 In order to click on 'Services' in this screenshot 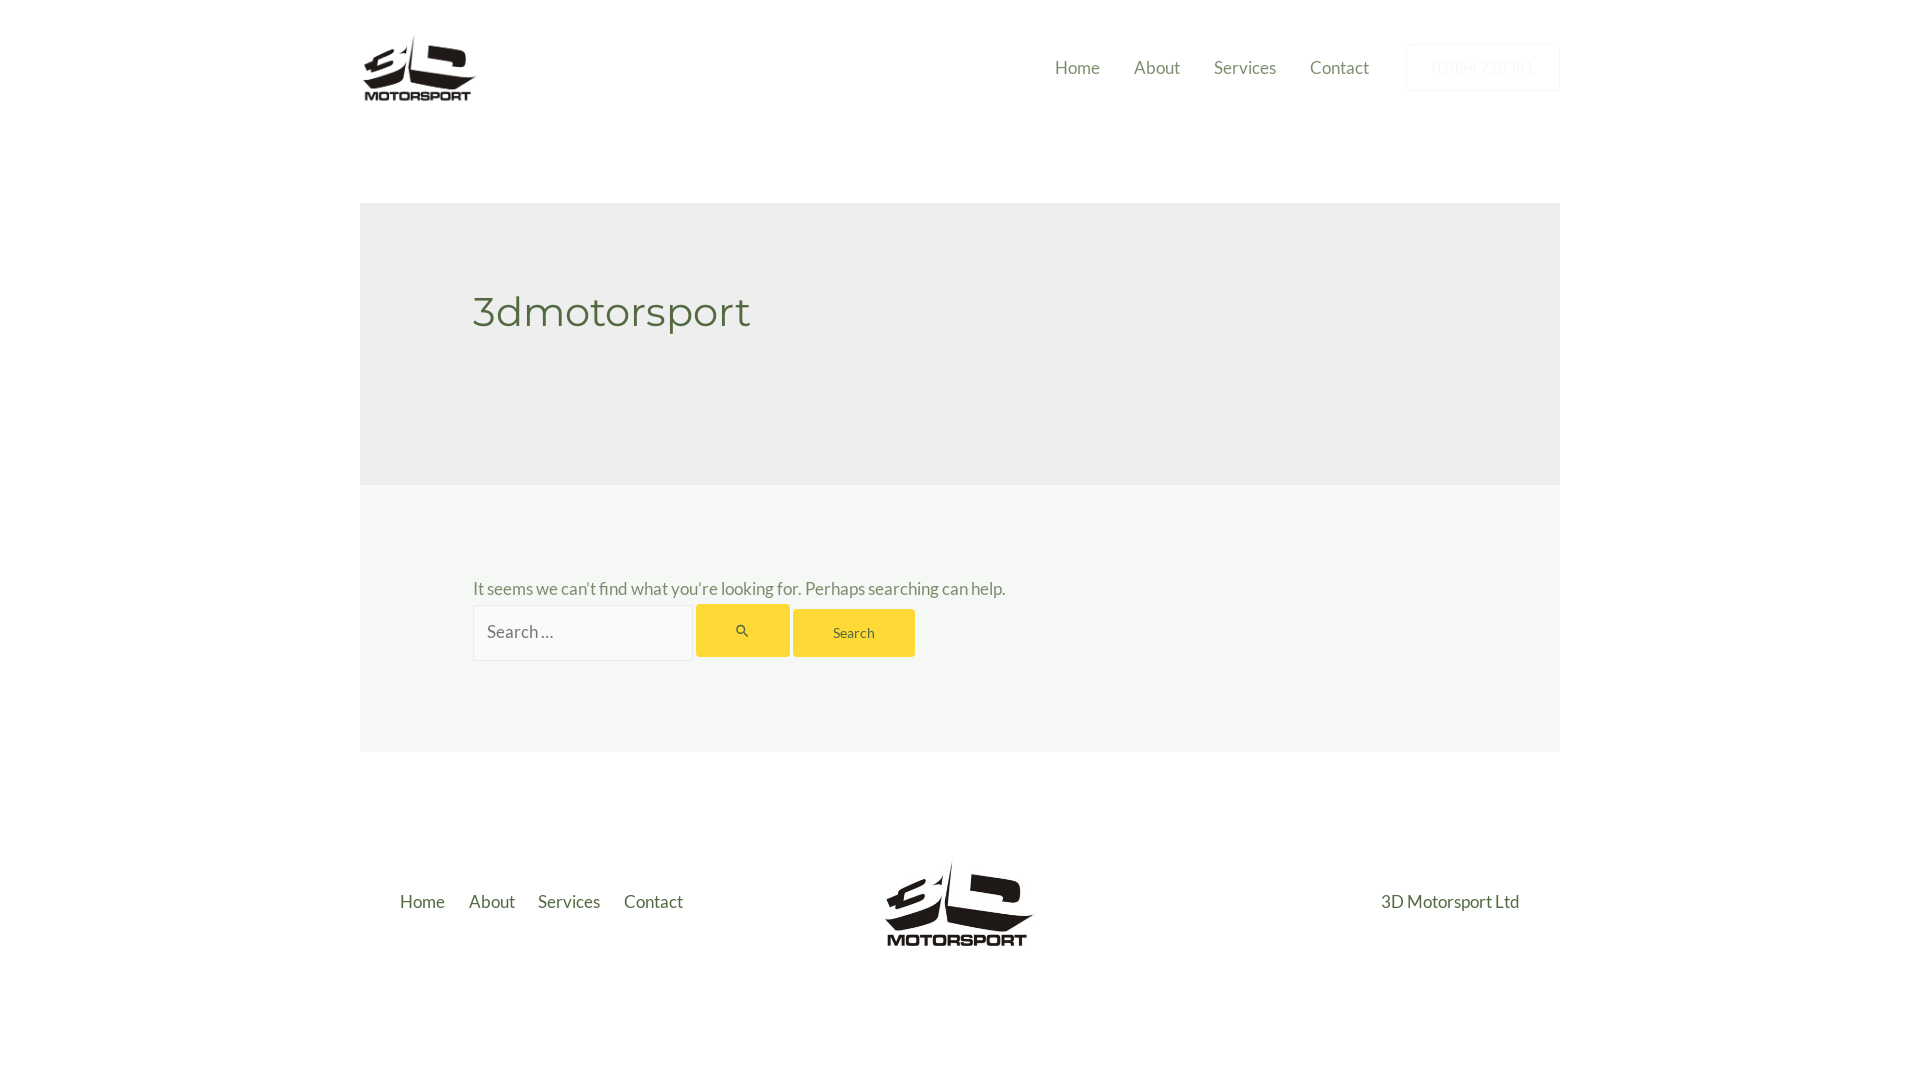, I will do `click(571, 902)`.